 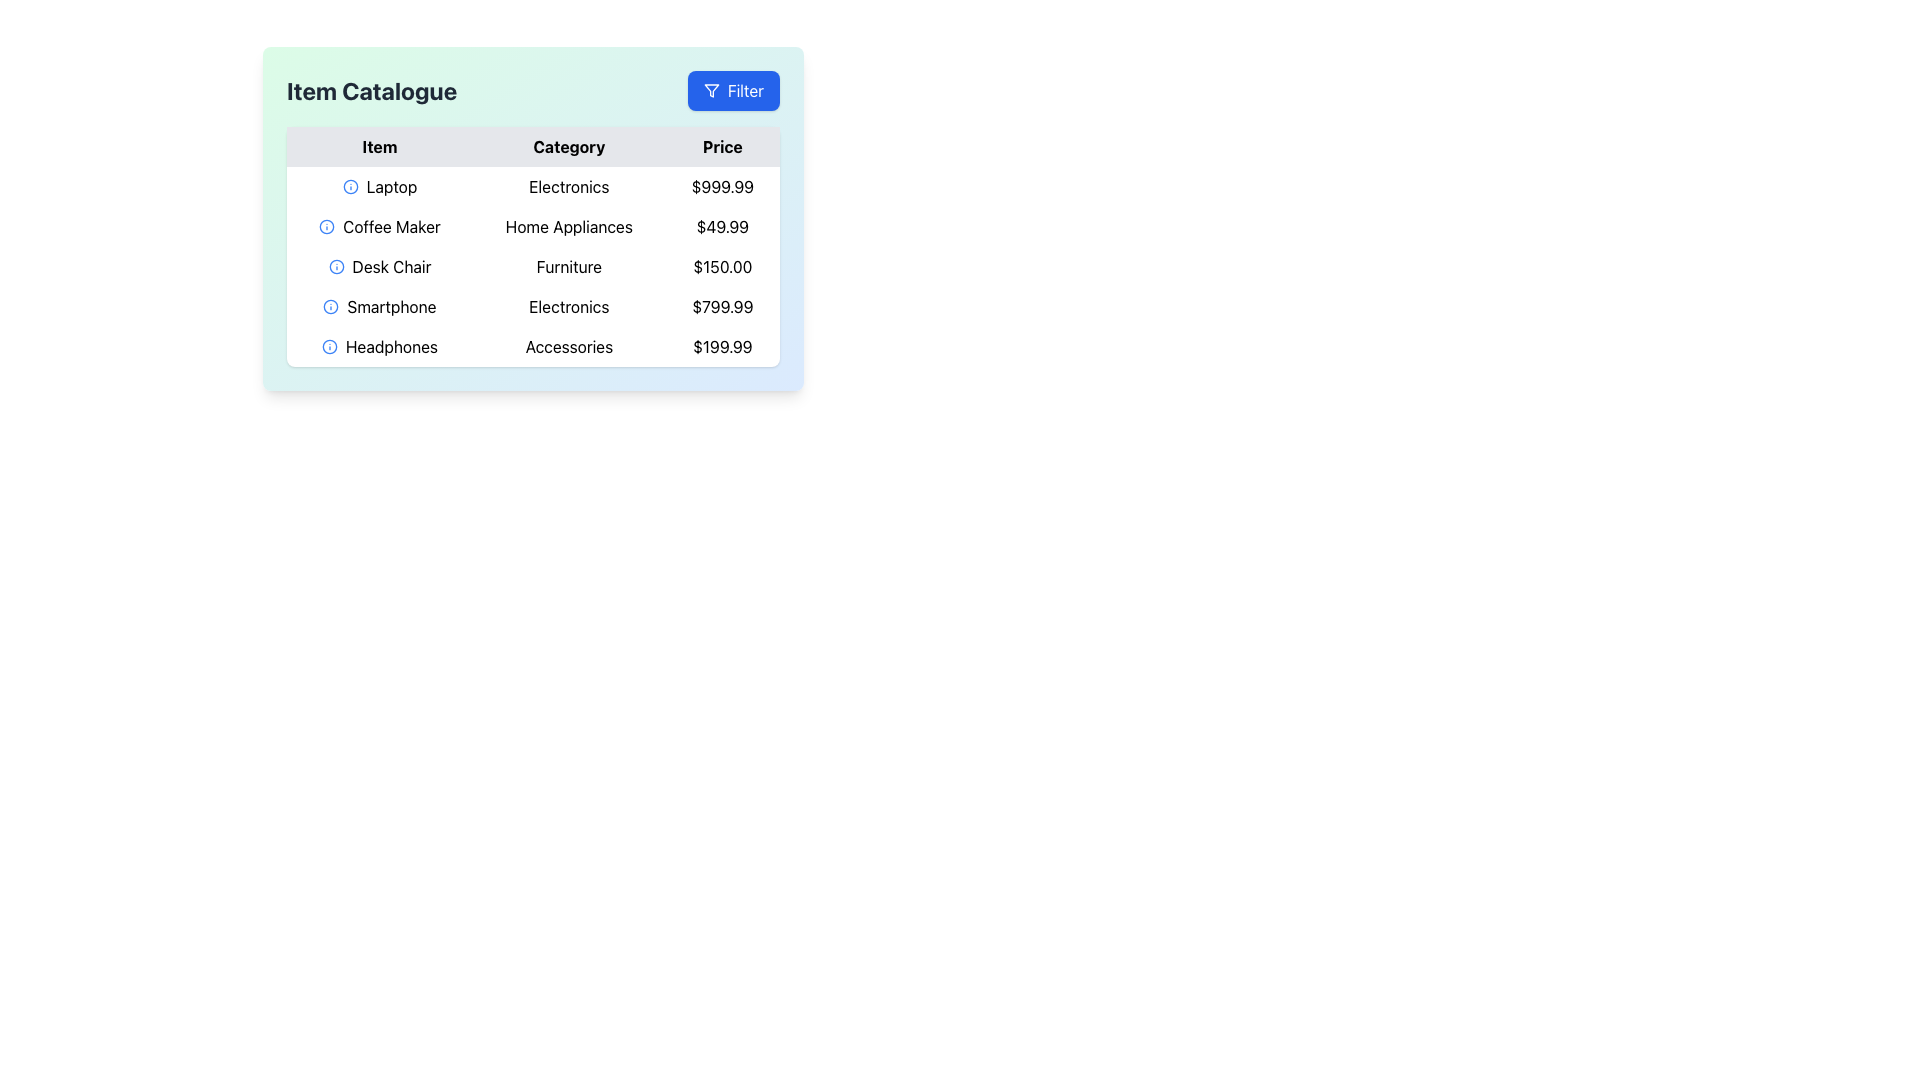 I want to click on text from the Text Label indicating the category 'Smartphone' located in the second column of the fourth row of the table, so click(x=568, y=307).